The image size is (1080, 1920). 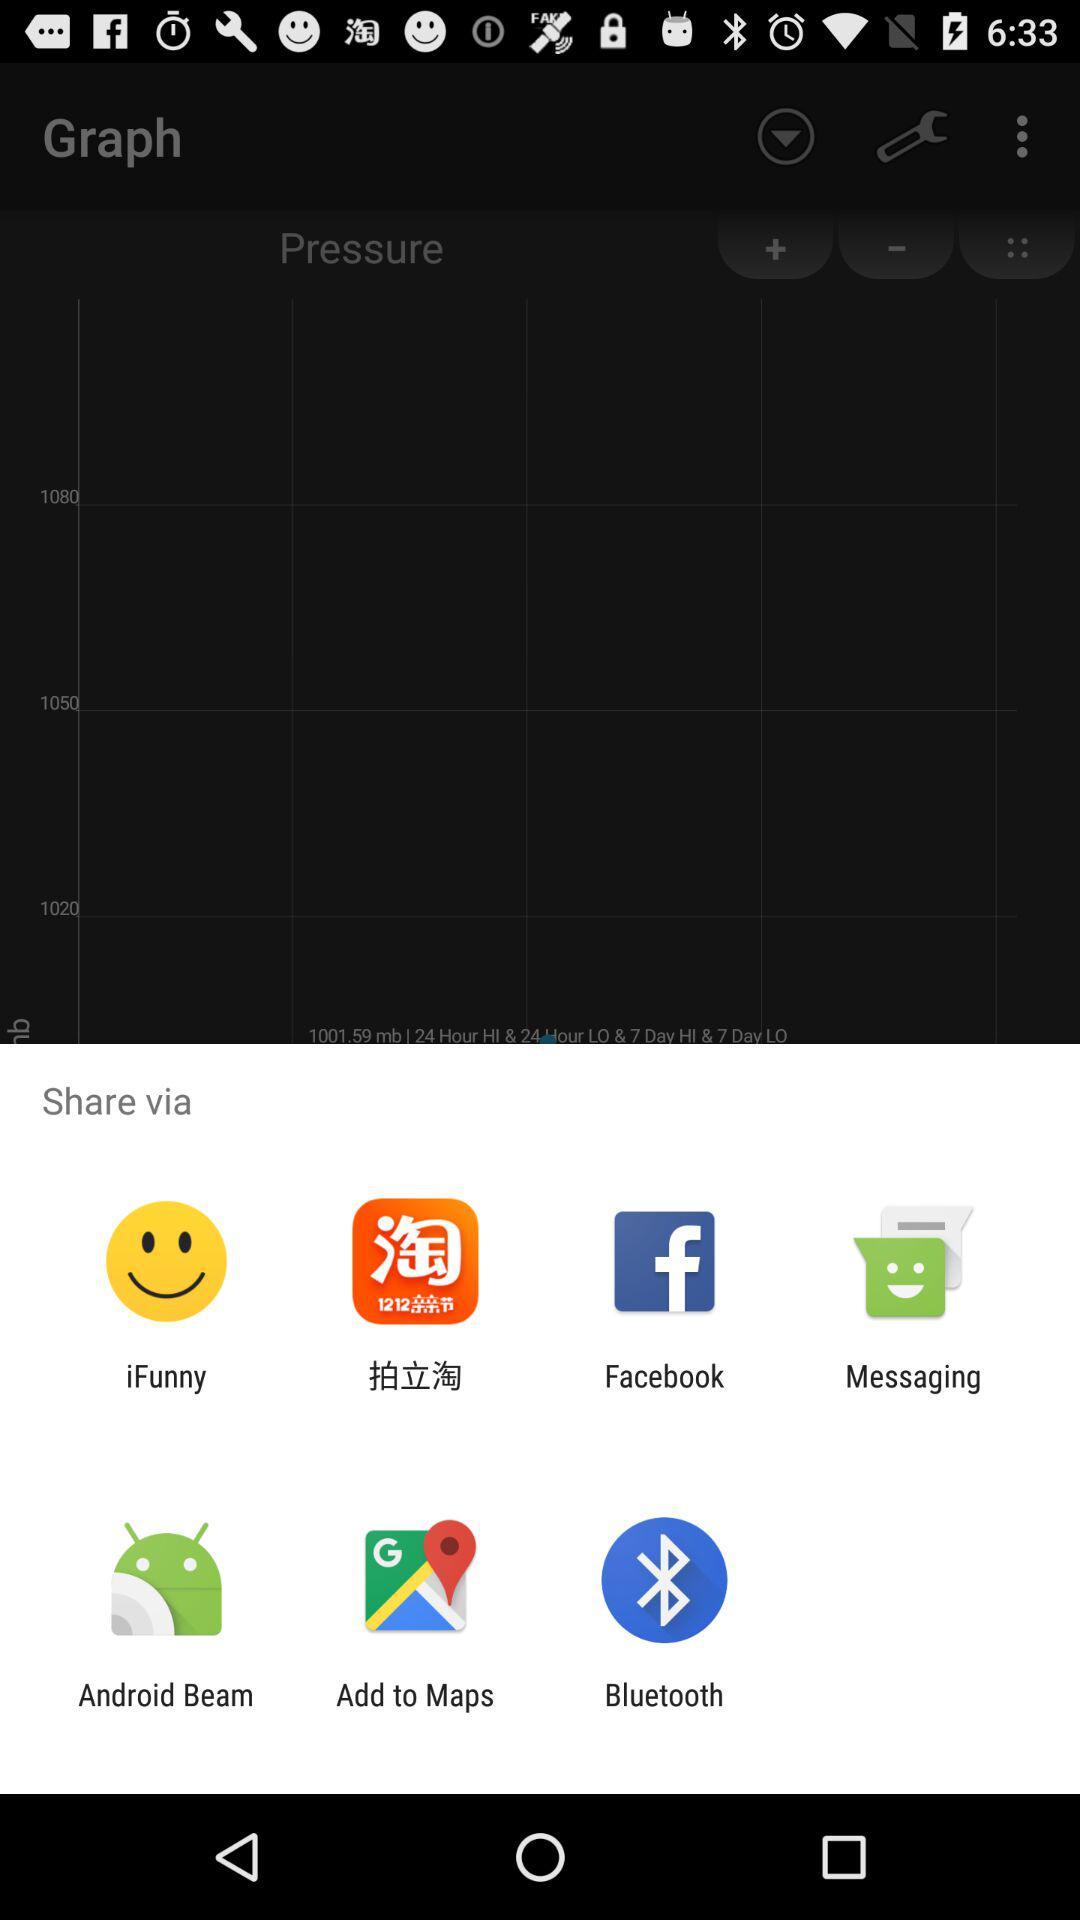 What do you see at coordinates (913, 1392) in the screenshot?
I see `messaging icon` at bounding box center [913, 1392].